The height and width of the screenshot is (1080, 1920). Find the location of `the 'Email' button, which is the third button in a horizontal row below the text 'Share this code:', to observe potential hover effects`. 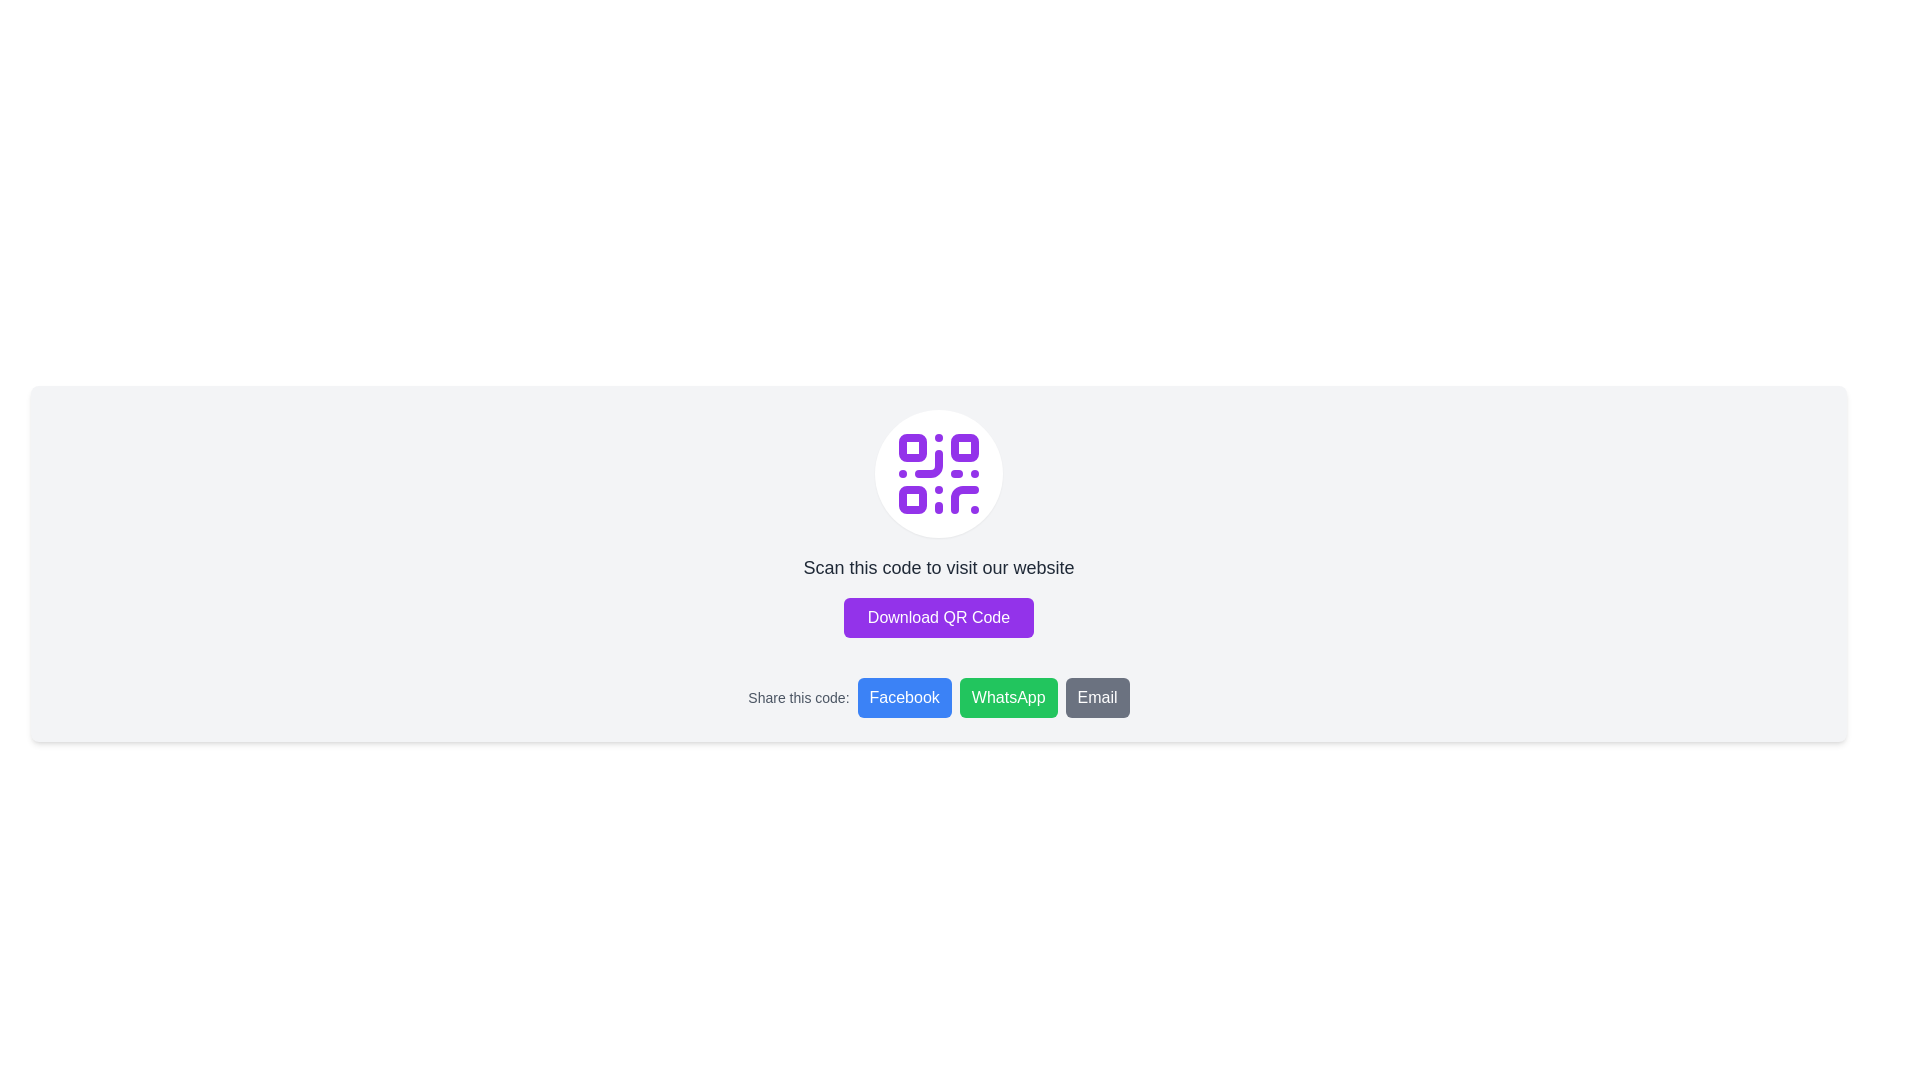

the 'Email' button, which is the third button in a horizontal row below the text 'Share this code:', to observe potential hover effects is located at coordinates (1096, 697).